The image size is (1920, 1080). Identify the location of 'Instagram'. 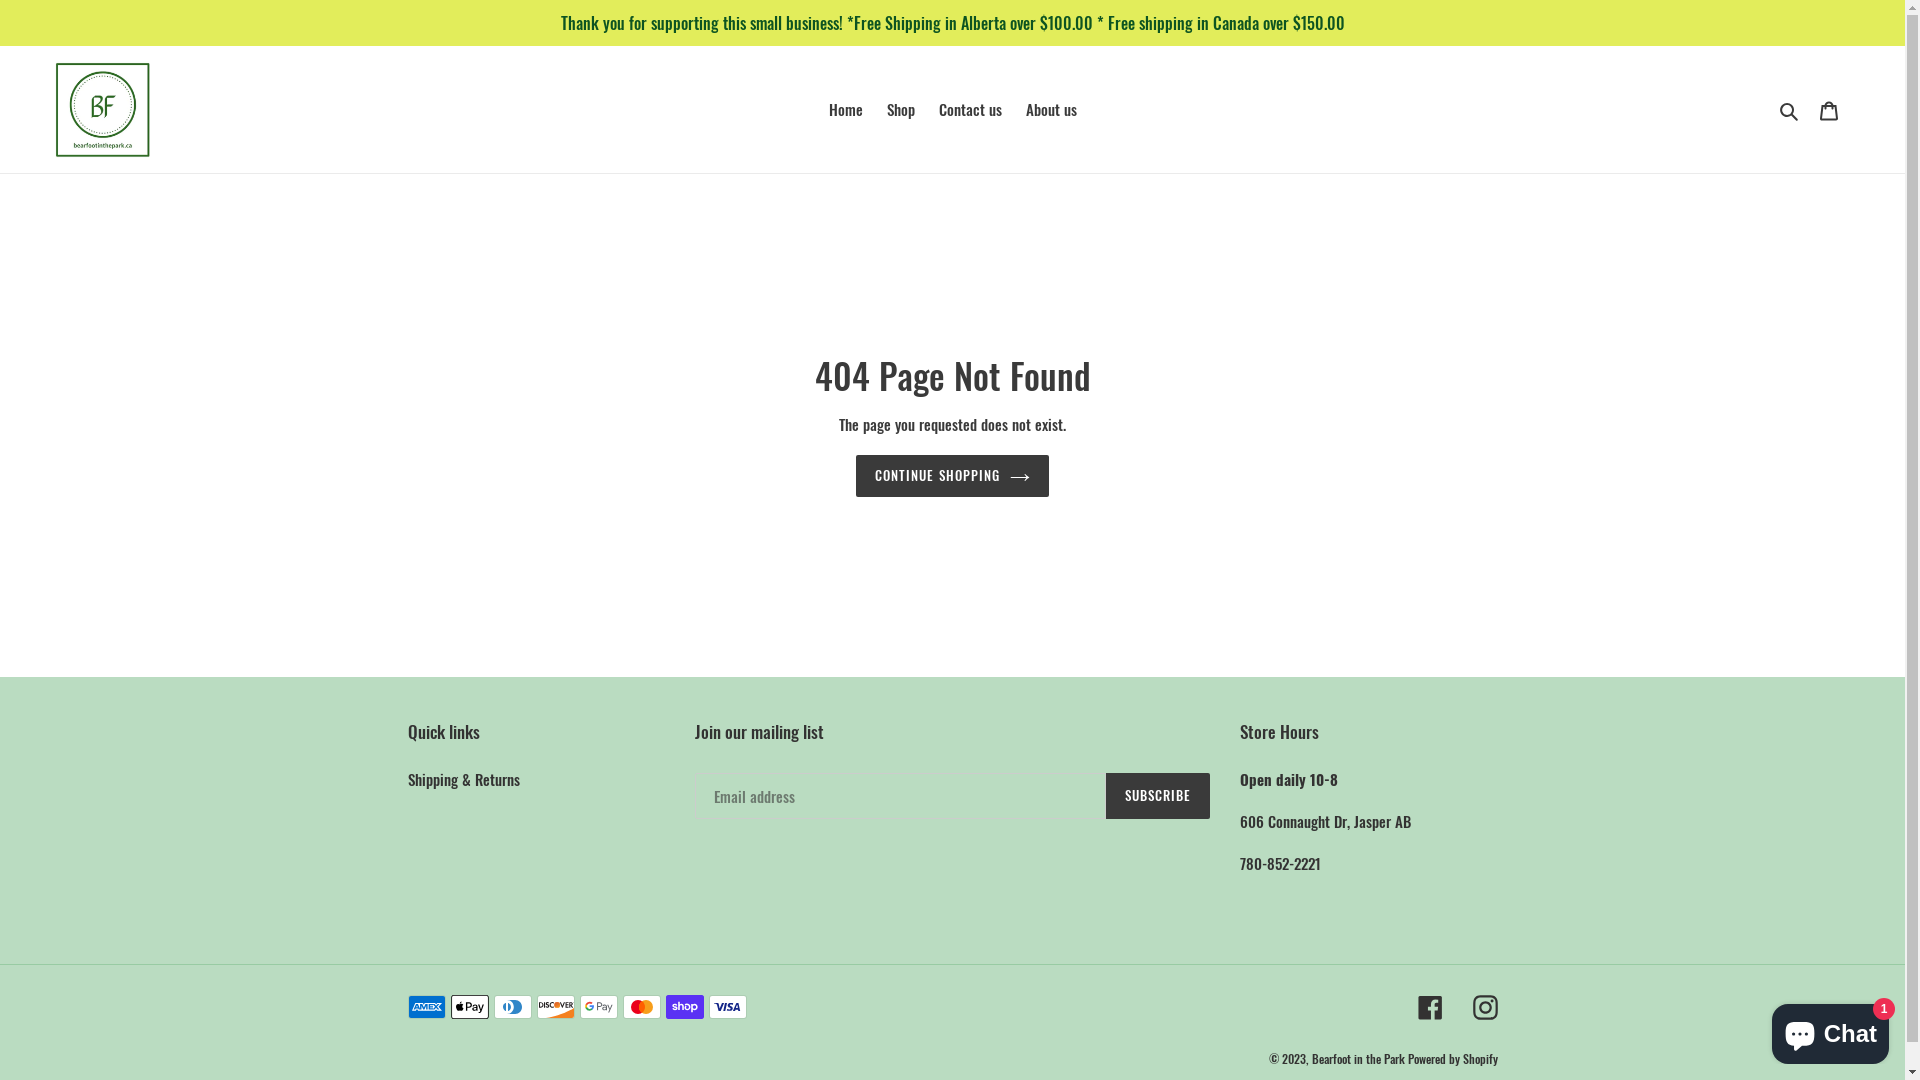
(1484, 1006).